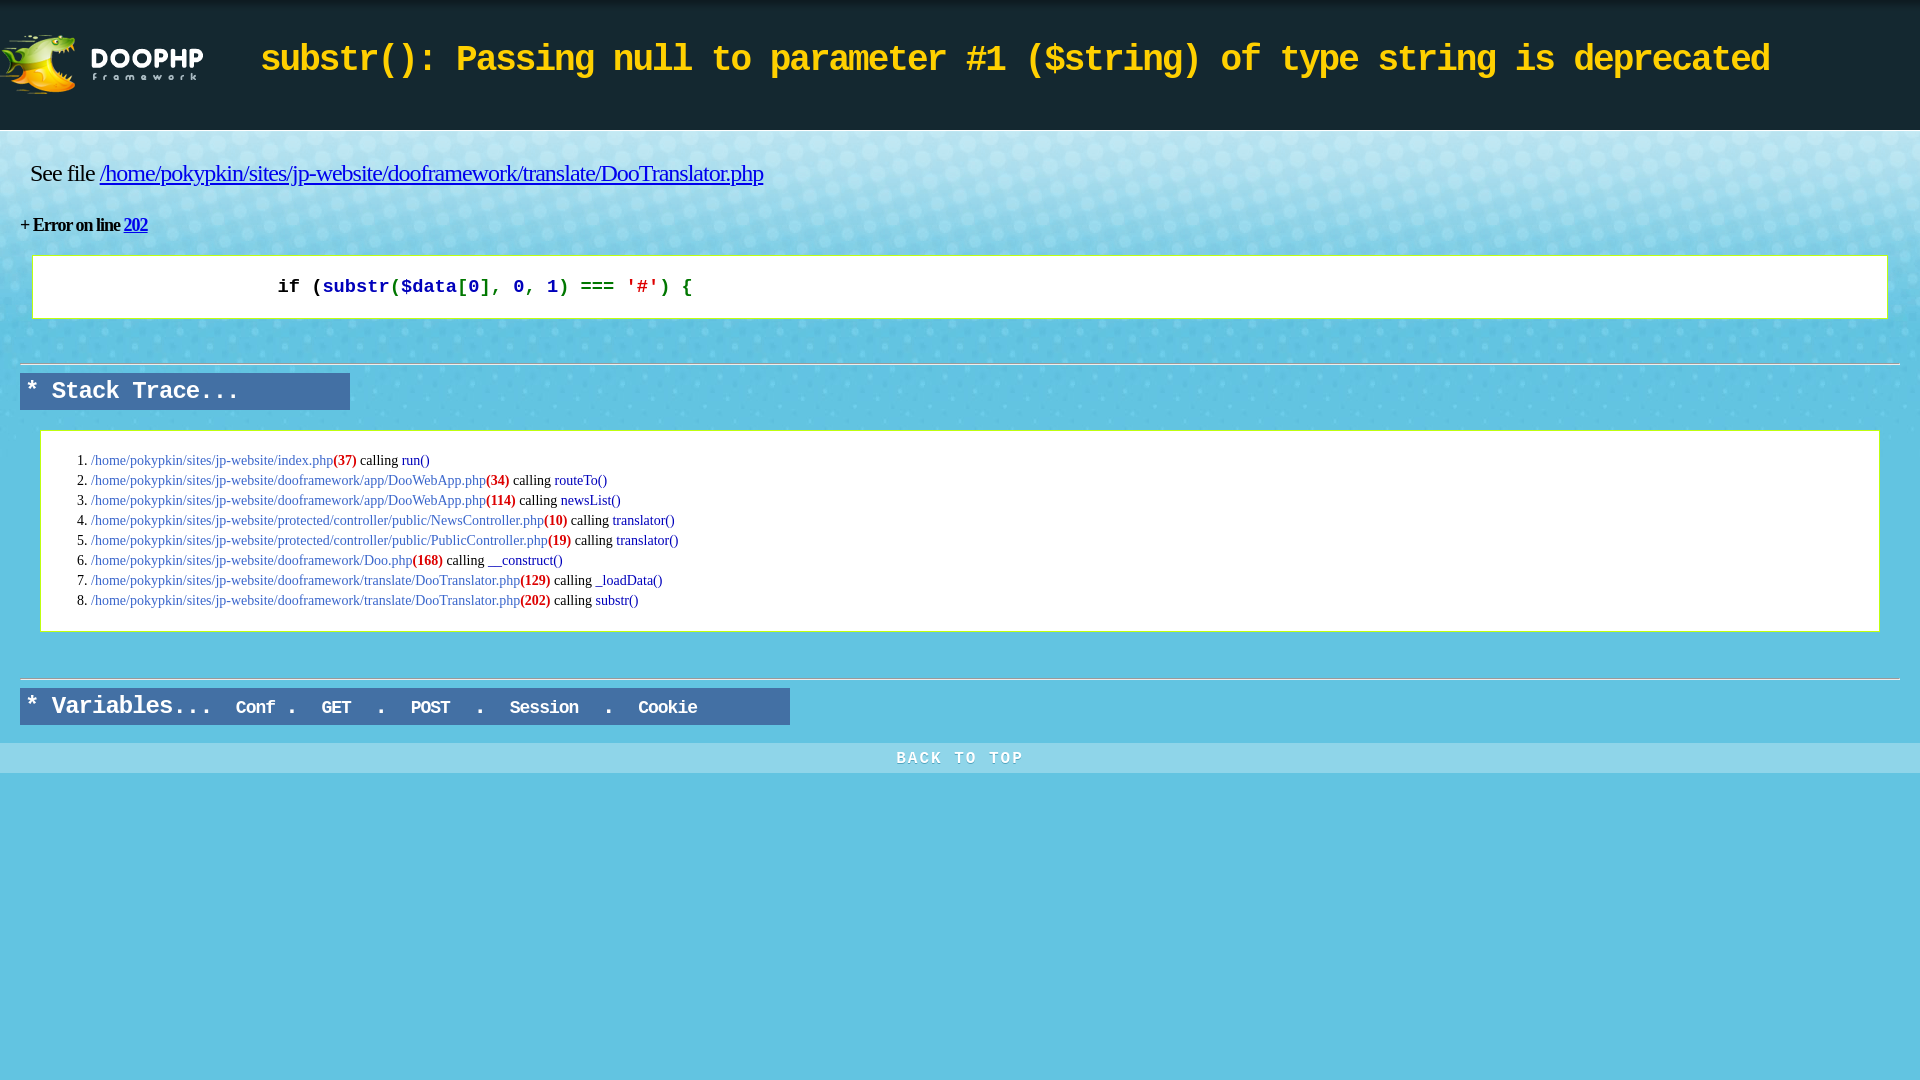 The width and height of the screenshot is (1920, 1080). I want to click on 'DooPHP', so click(128, 64).